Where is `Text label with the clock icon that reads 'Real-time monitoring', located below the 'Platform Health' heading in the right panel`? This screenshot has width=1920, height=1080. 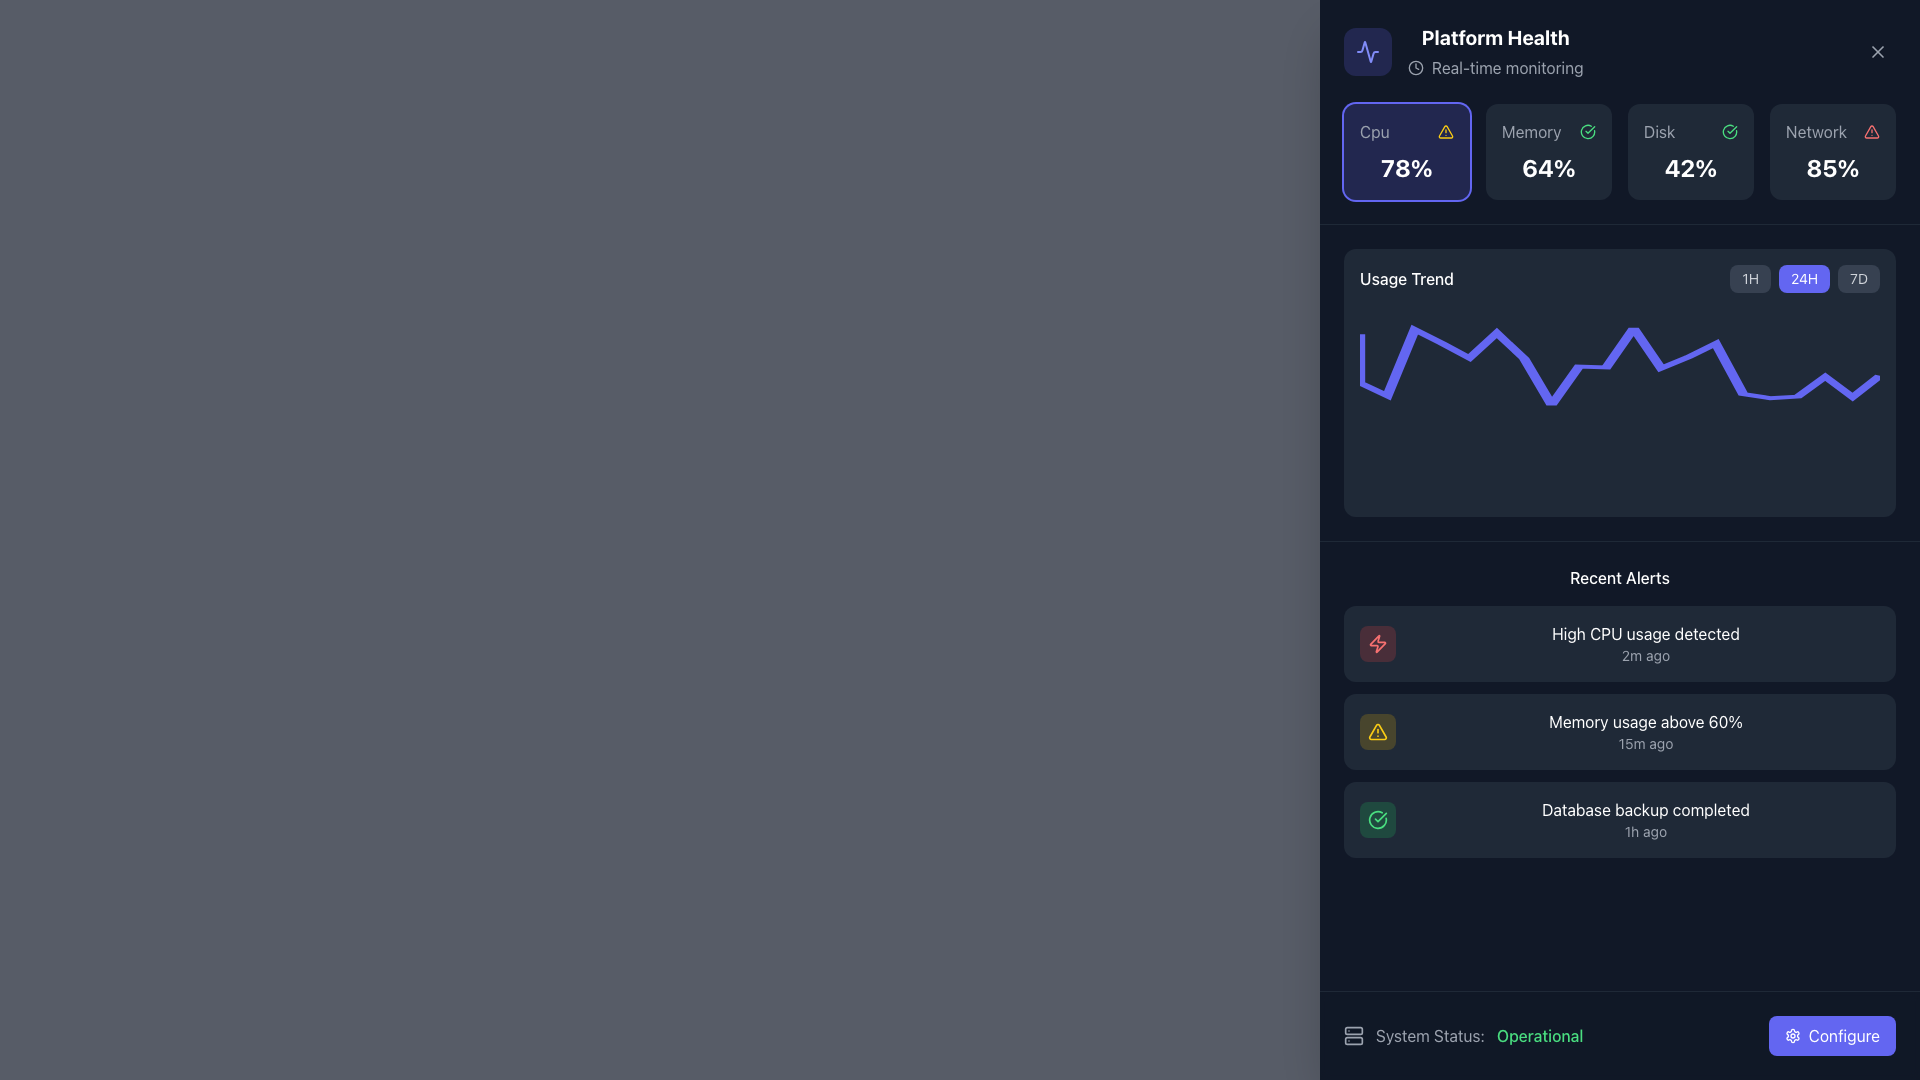 Text label with the clock icon that reads 'Real-time monitoring', located below the 'Platform Health' heading in the right panel is located at coordinates (1495, 67).